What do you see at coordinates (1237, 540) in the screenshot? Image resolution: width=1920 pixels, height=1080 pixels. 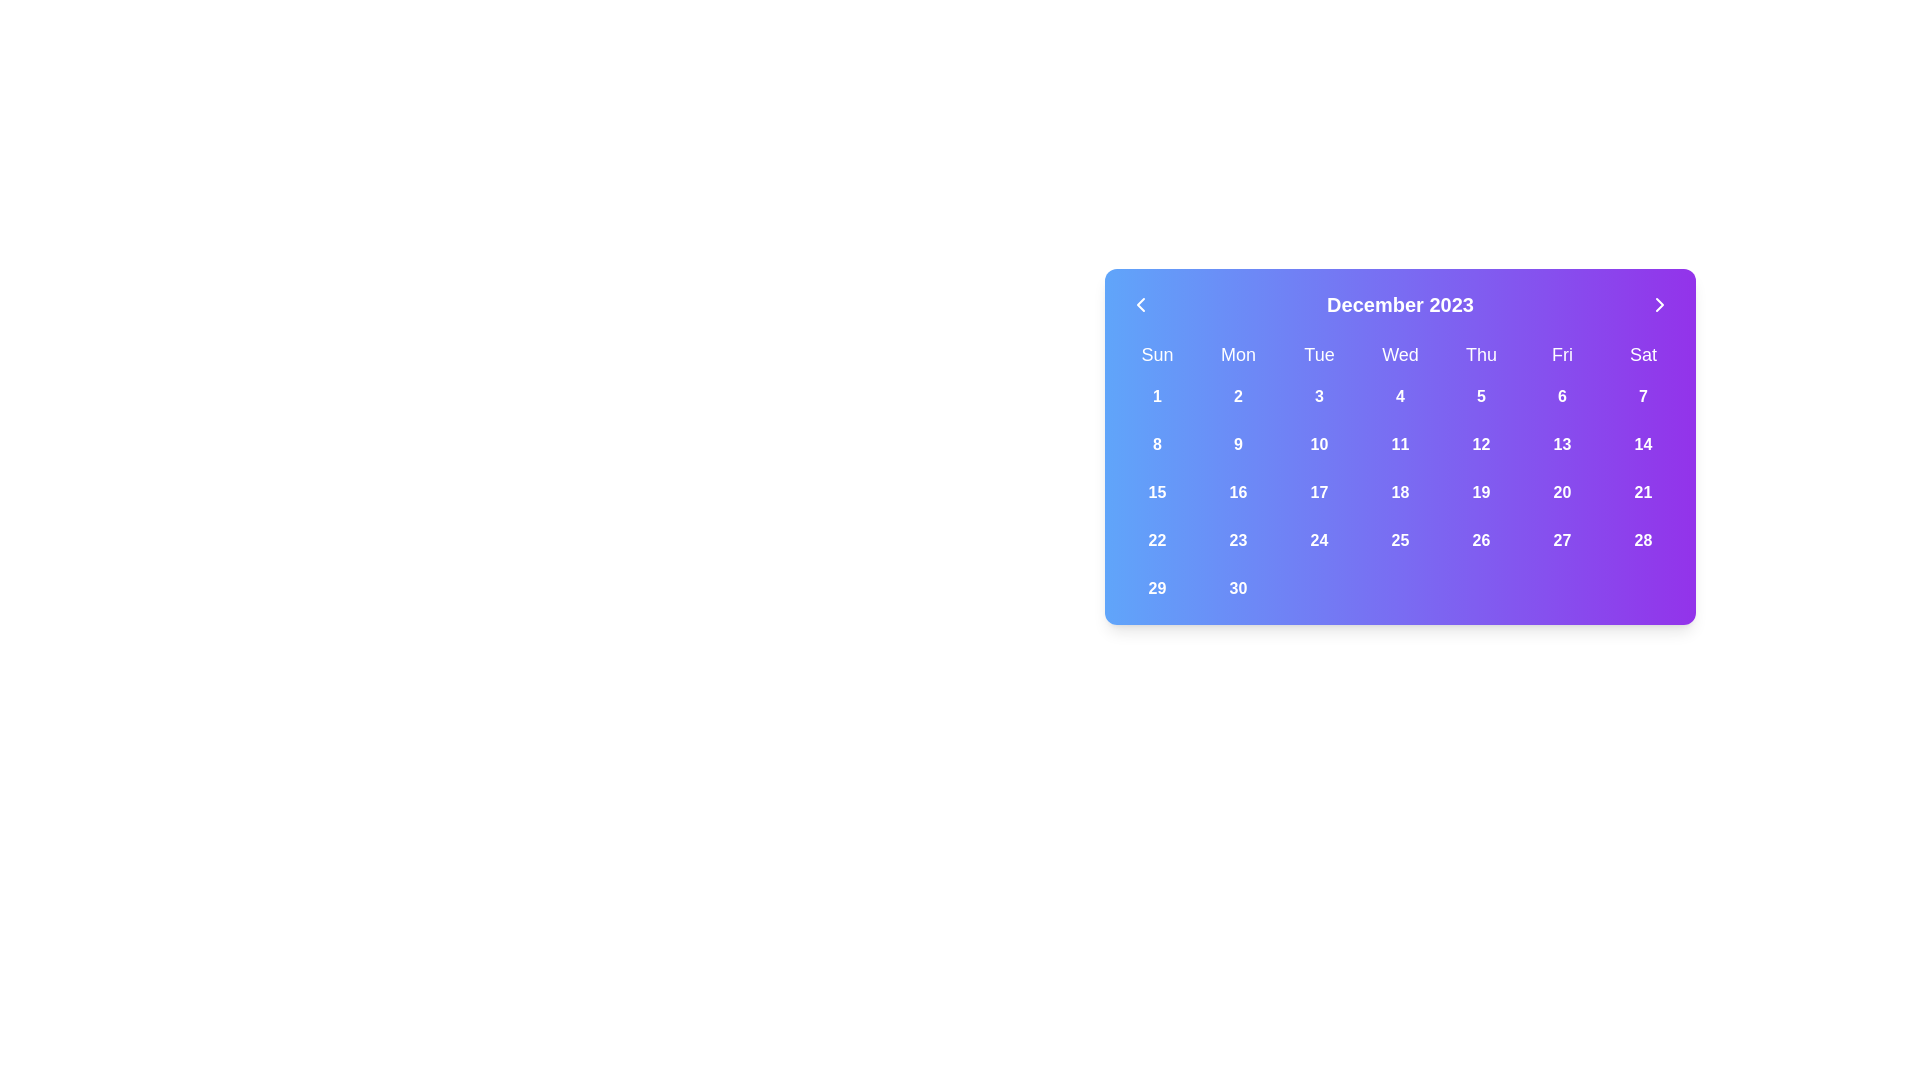 I see `the button-like element displaying the number '23' in bold, white color, located in the fifth row, second column of the calendar grid layout` at bounding box center [1237, 540].